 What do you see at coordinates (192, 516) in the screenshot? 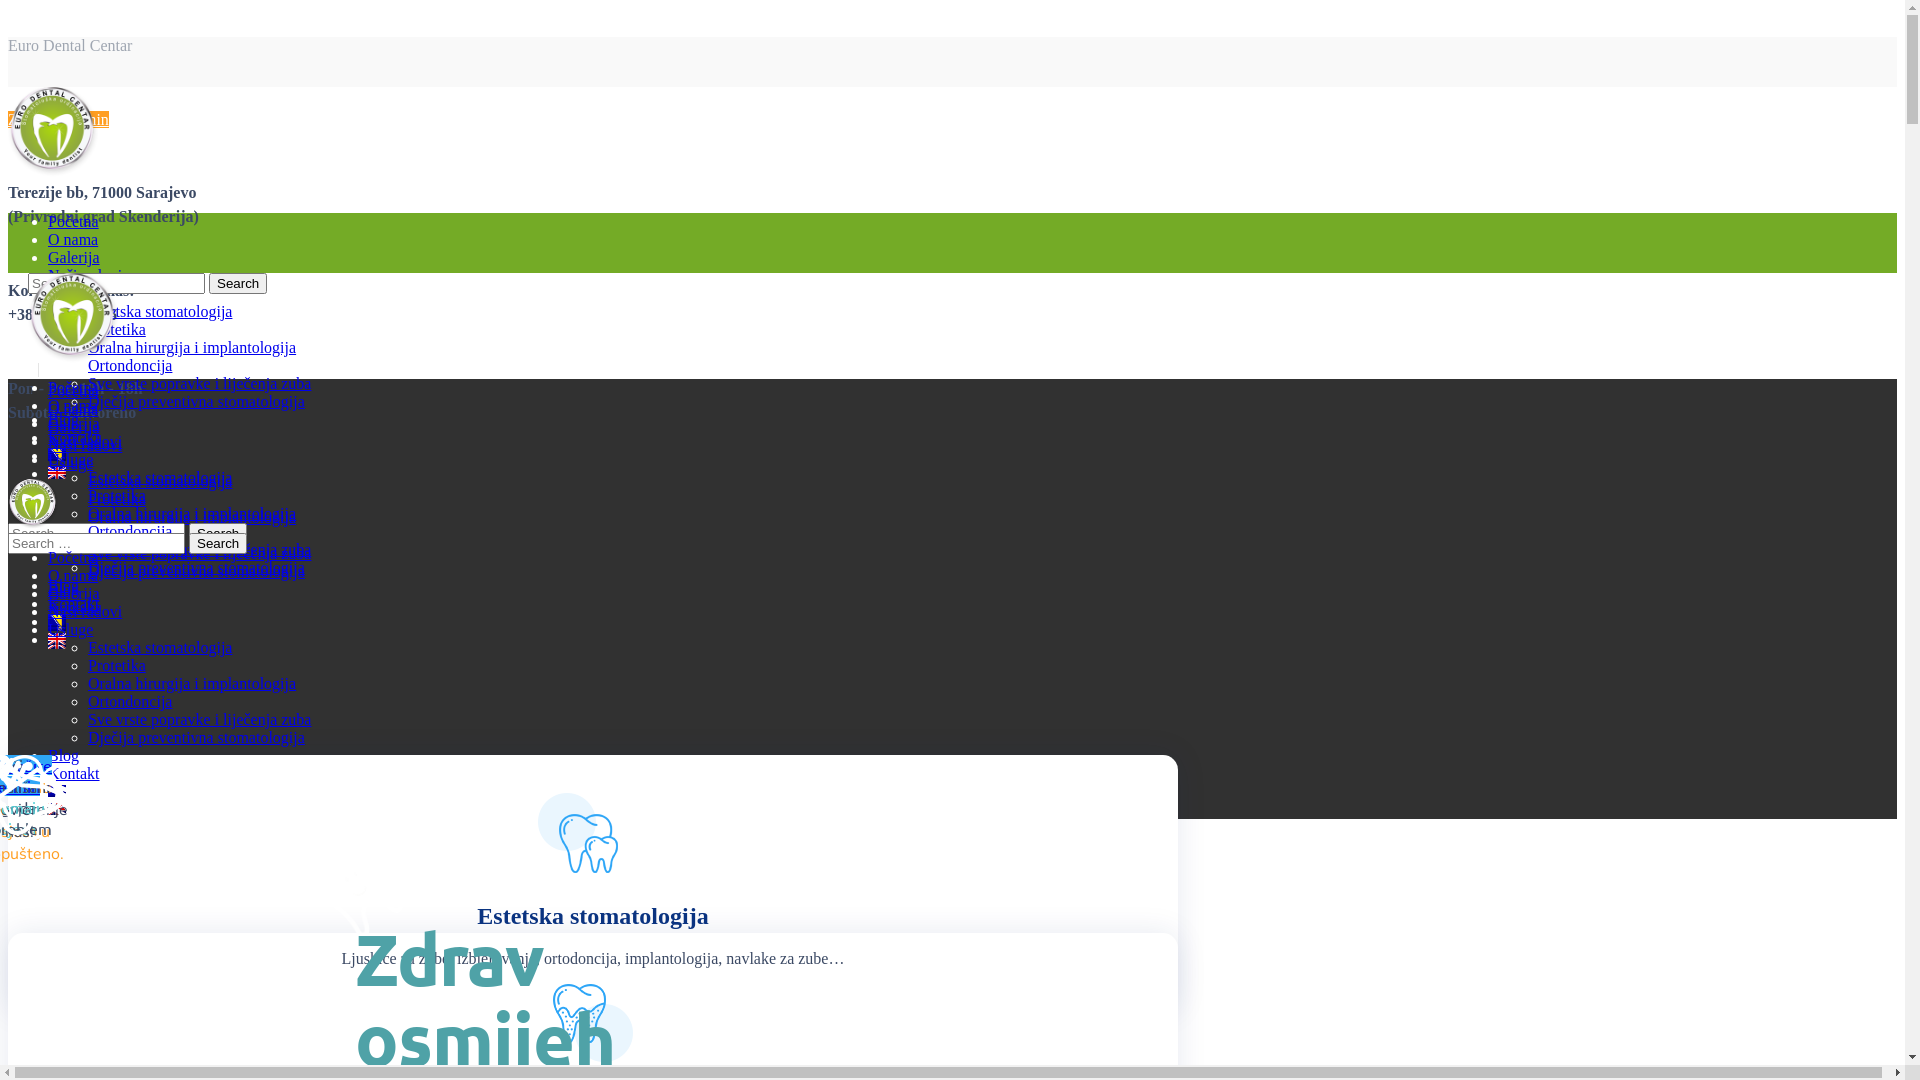
I see `'Oralna hirurgija i implantologija'` at bounding box center [192, 516].